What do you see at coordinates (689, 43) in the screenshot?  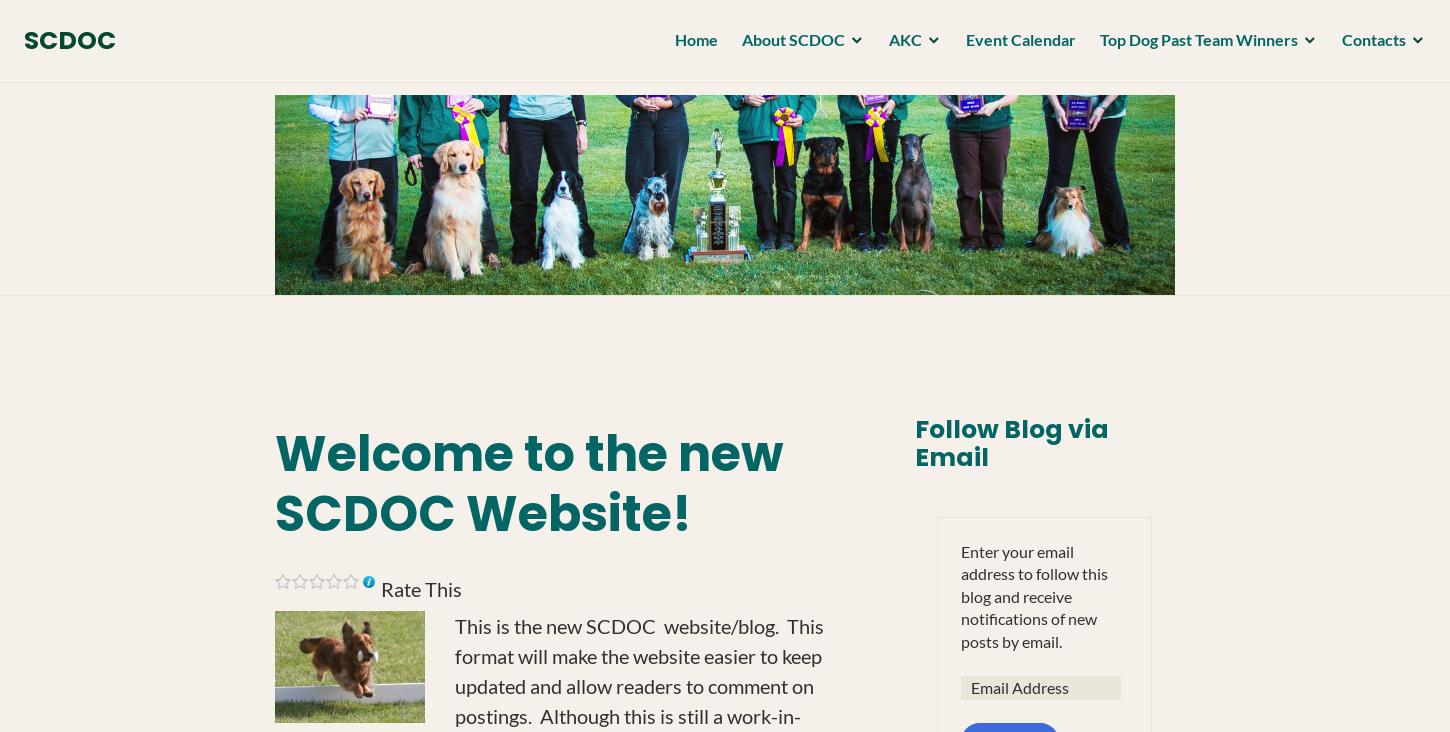 I see `'Home'` at bounding box center [689, 43].